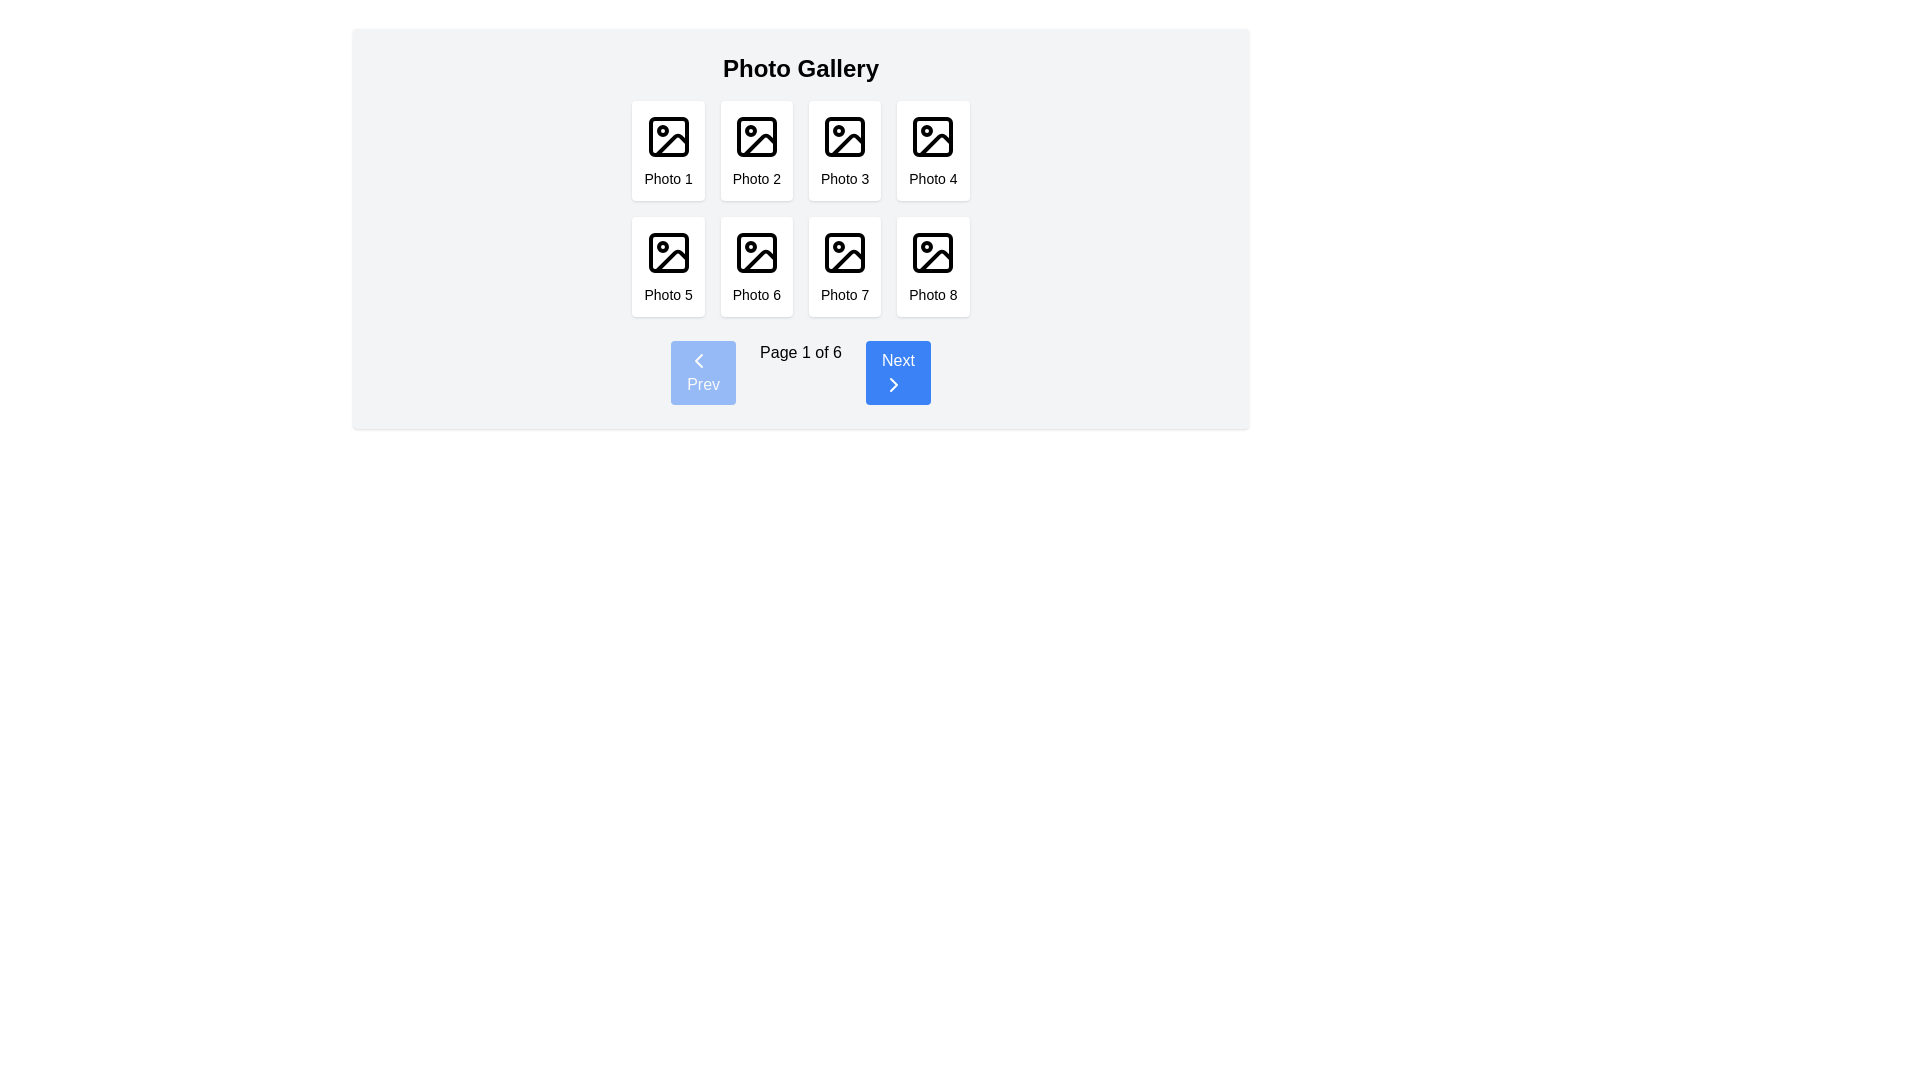 Image resolution: width=1920 pixels, height=1080 pixels. Describe the element at coordinates (755, 136) in the screenshot. I see `the black icon styled as a rounded rectangle enclosing a circle and a triangle, located in the second box of the top row in the photo gallery` at that location.